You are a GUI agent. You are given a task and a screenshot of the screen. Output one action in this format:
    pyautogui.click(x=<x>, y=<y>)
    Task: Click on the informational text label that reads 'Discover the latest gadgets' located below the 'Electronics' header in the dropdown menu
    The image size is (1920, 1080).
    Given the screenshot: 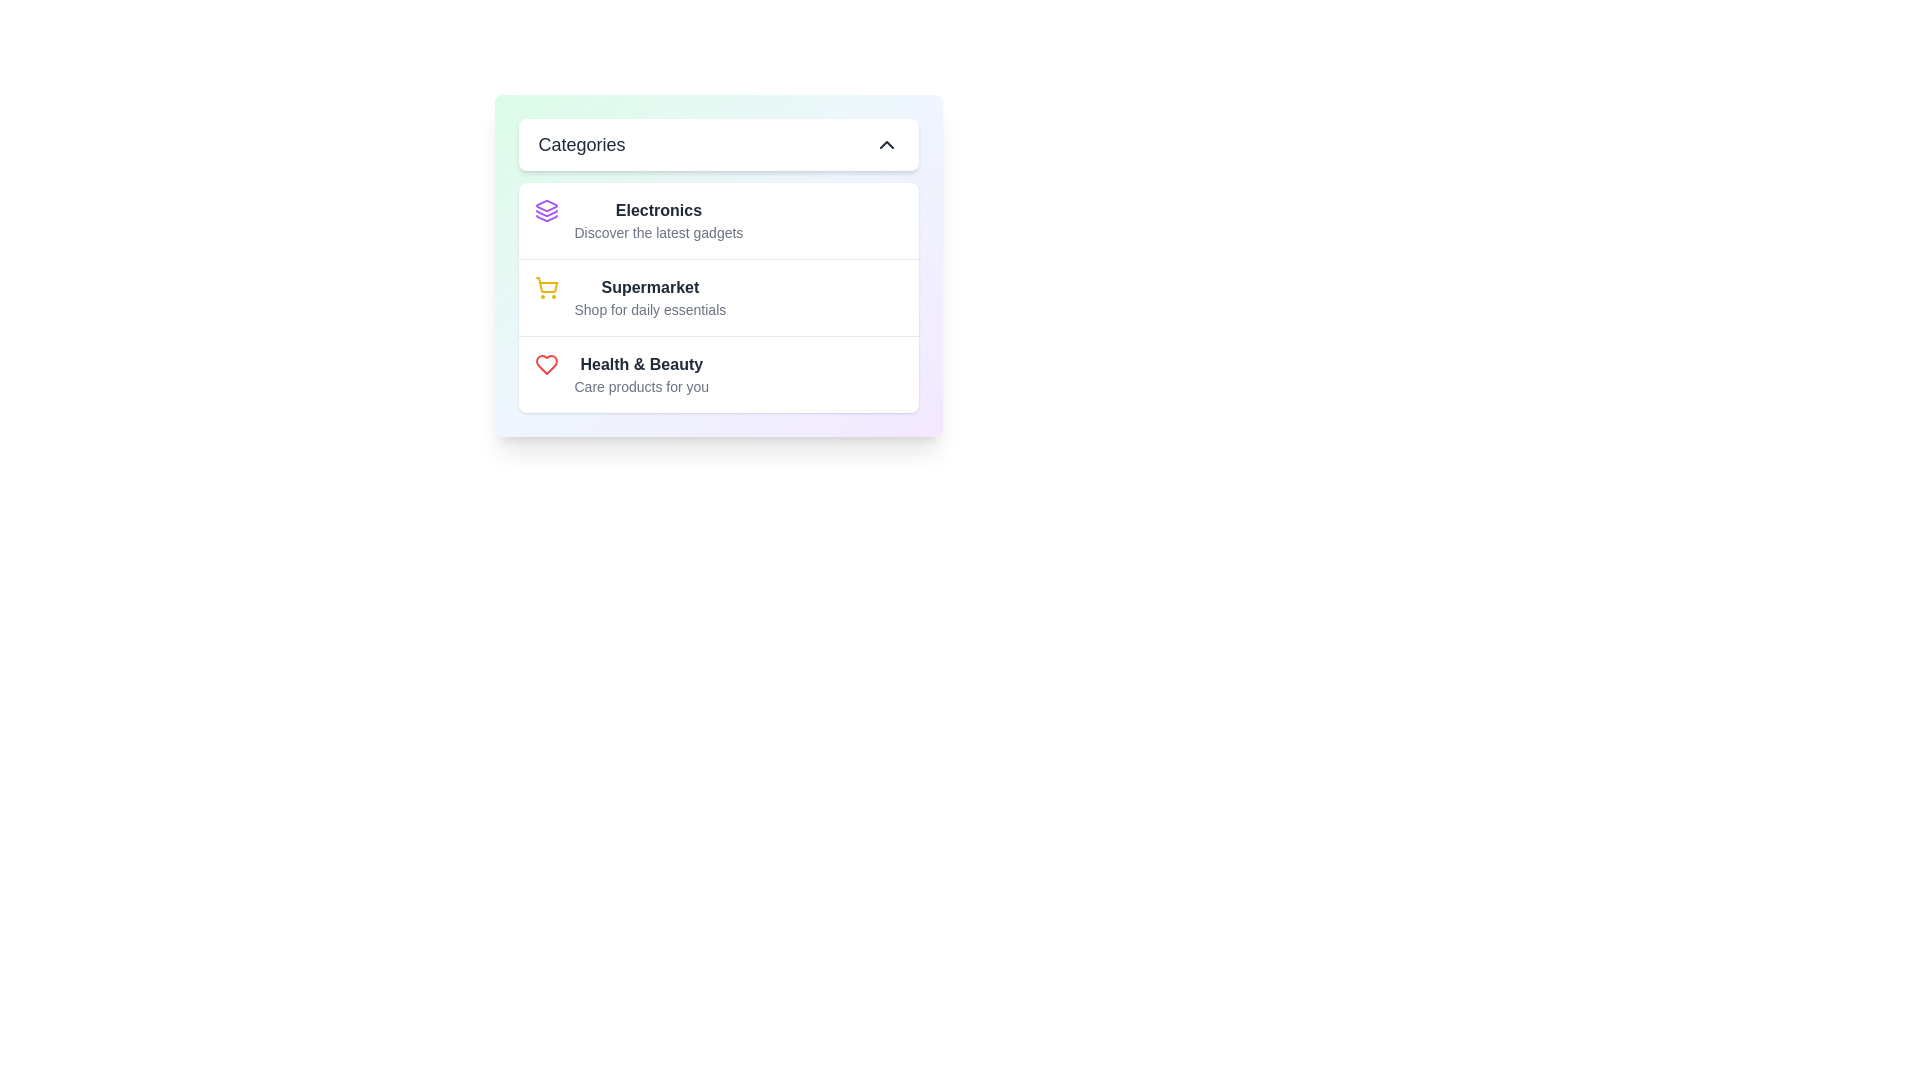 What is the action you would take?
    pyautogui.click(x=658, y=231)
    